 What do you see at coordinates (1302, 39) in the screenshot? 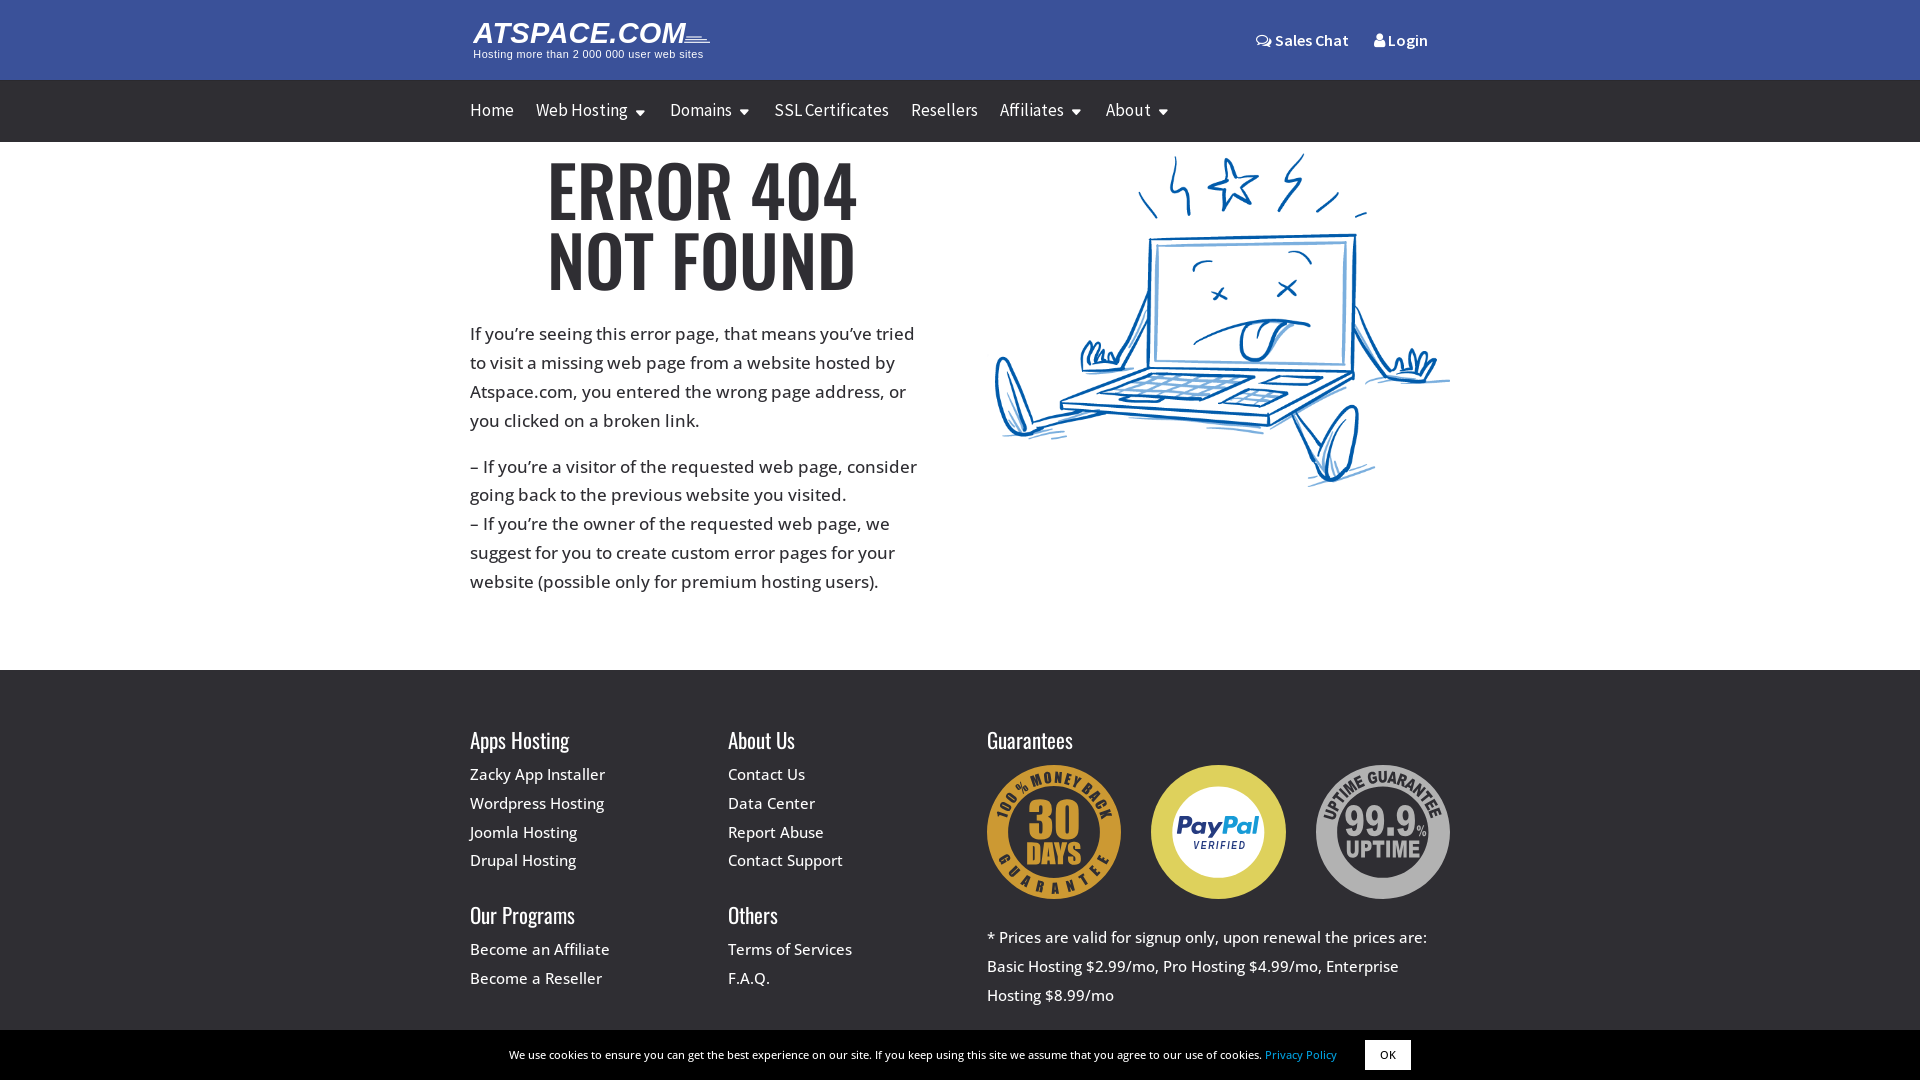
I see `'Sales Chat'` at bounding box center [1302, 39].